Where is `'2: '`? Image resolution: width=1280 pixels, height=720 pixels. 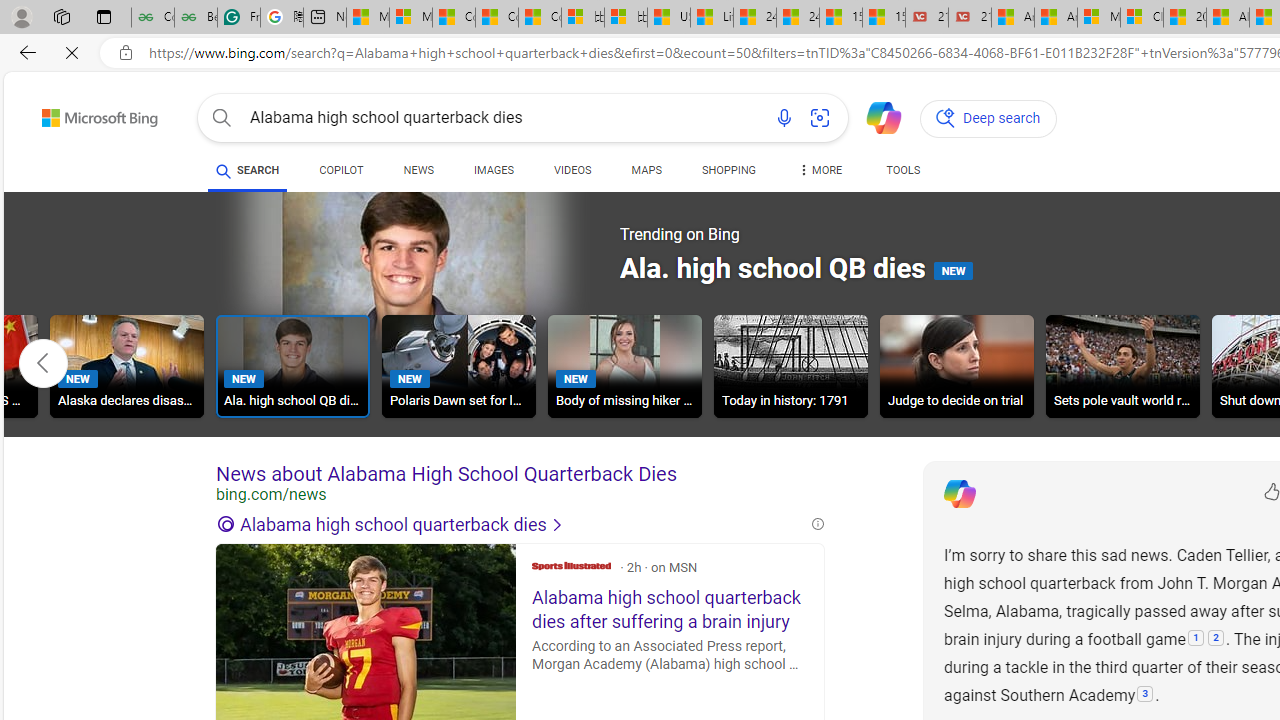 '2: ' is located at coordinates (1215, 639).